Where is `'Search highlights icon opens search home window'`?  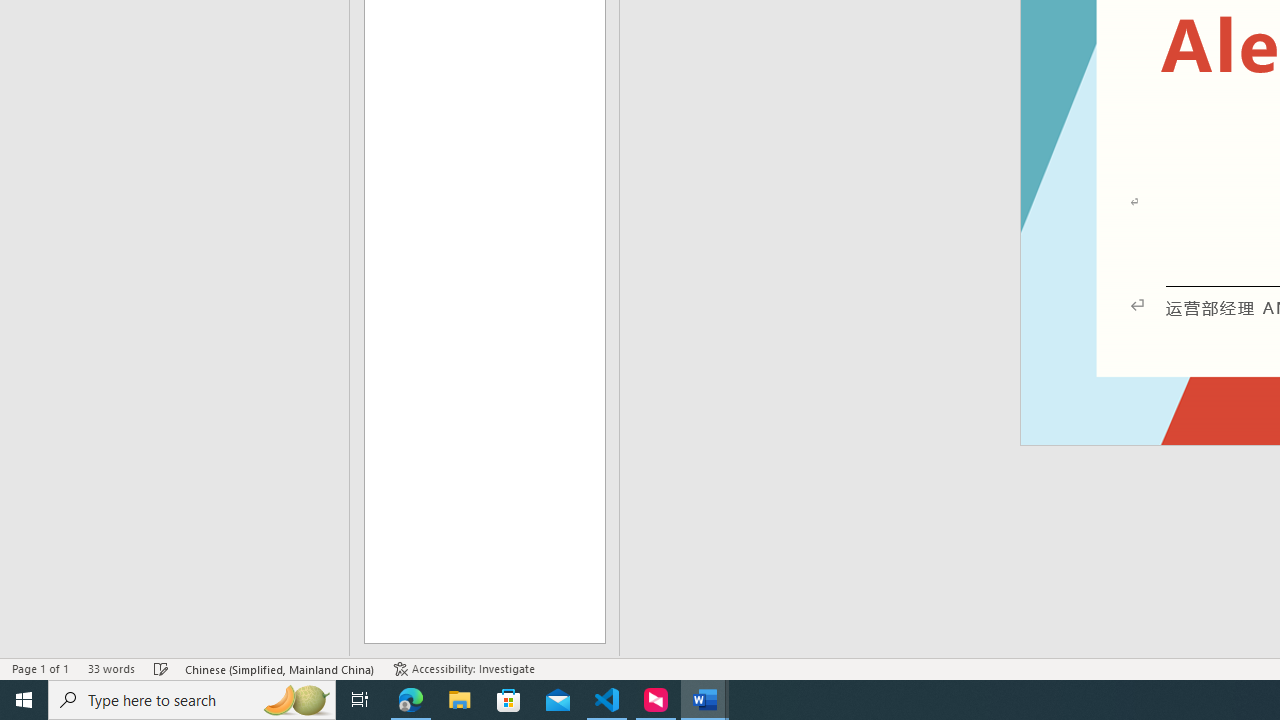
'Search highlights icon opens search home window' is located at coordinates (294, 698).